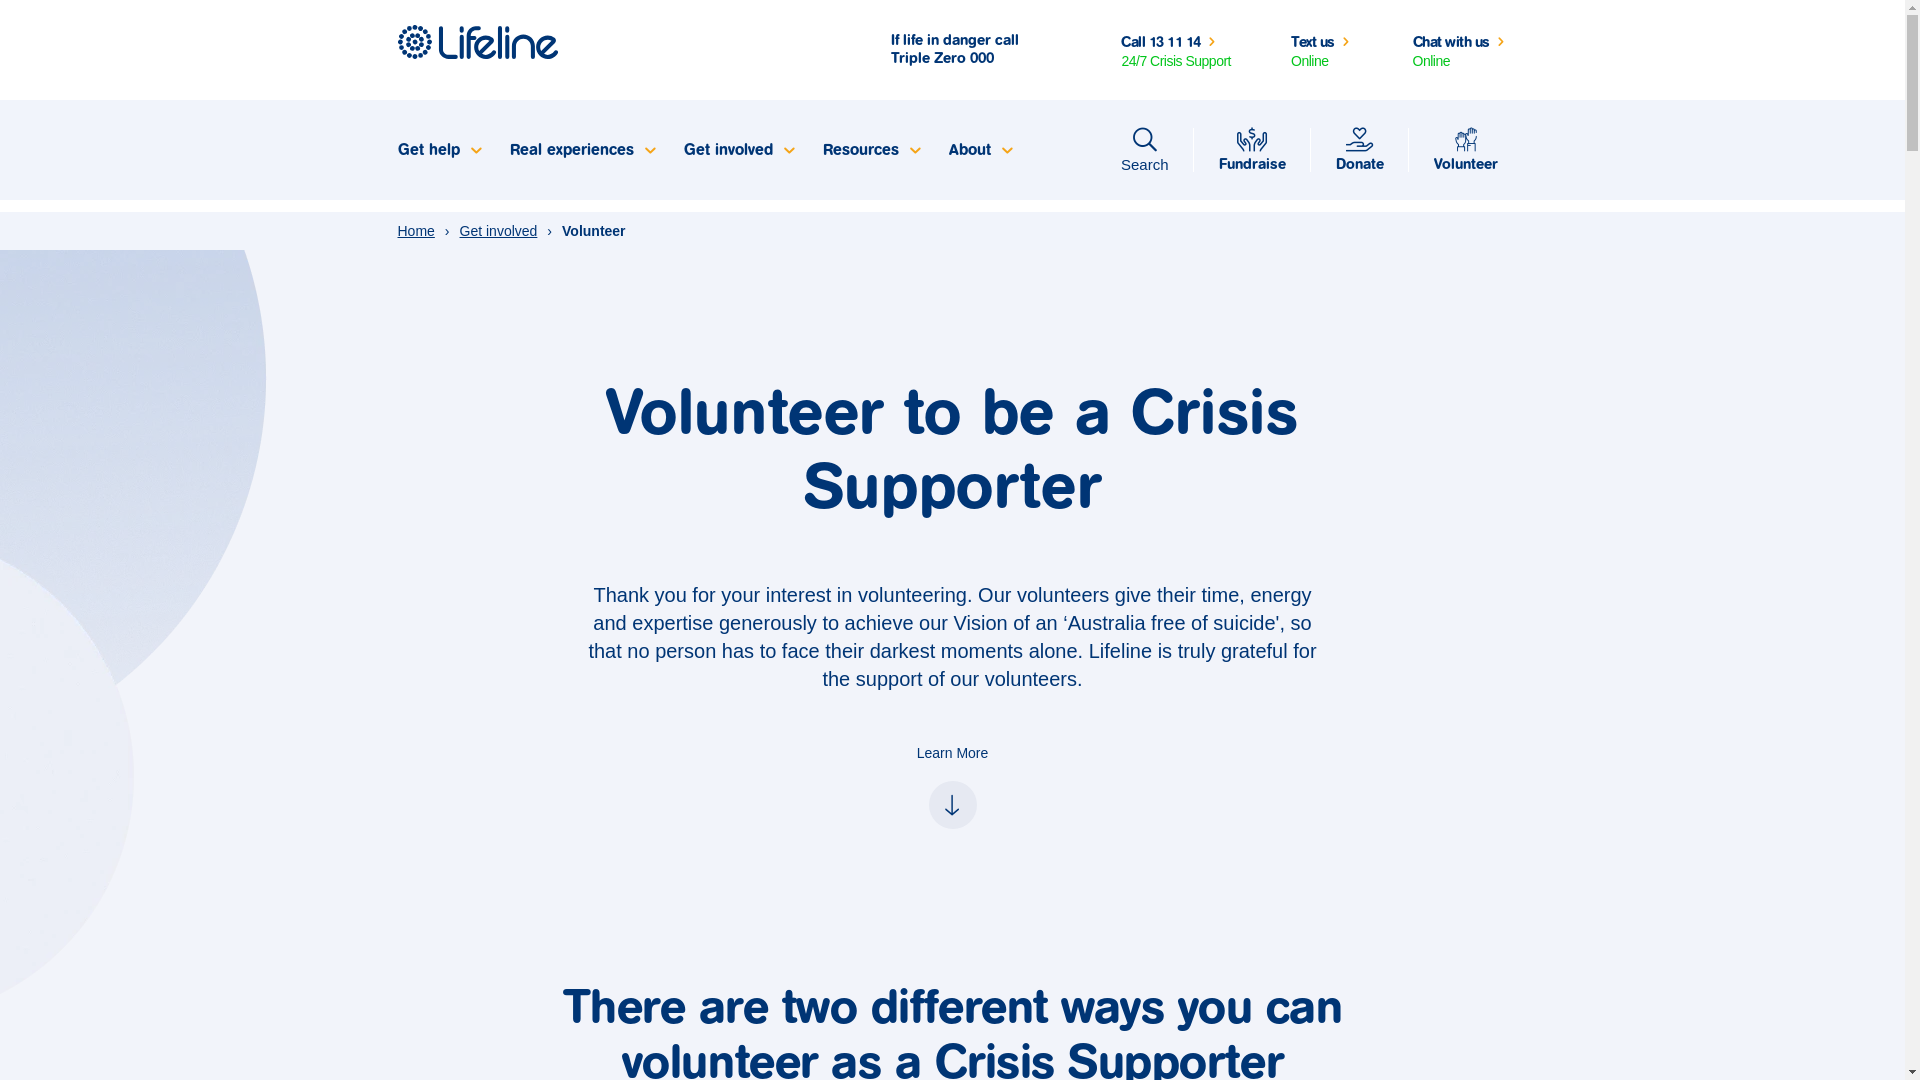 This screenshot has height=1080, width=1920. I want to click on 'Volunteer', so click(1464, 149).